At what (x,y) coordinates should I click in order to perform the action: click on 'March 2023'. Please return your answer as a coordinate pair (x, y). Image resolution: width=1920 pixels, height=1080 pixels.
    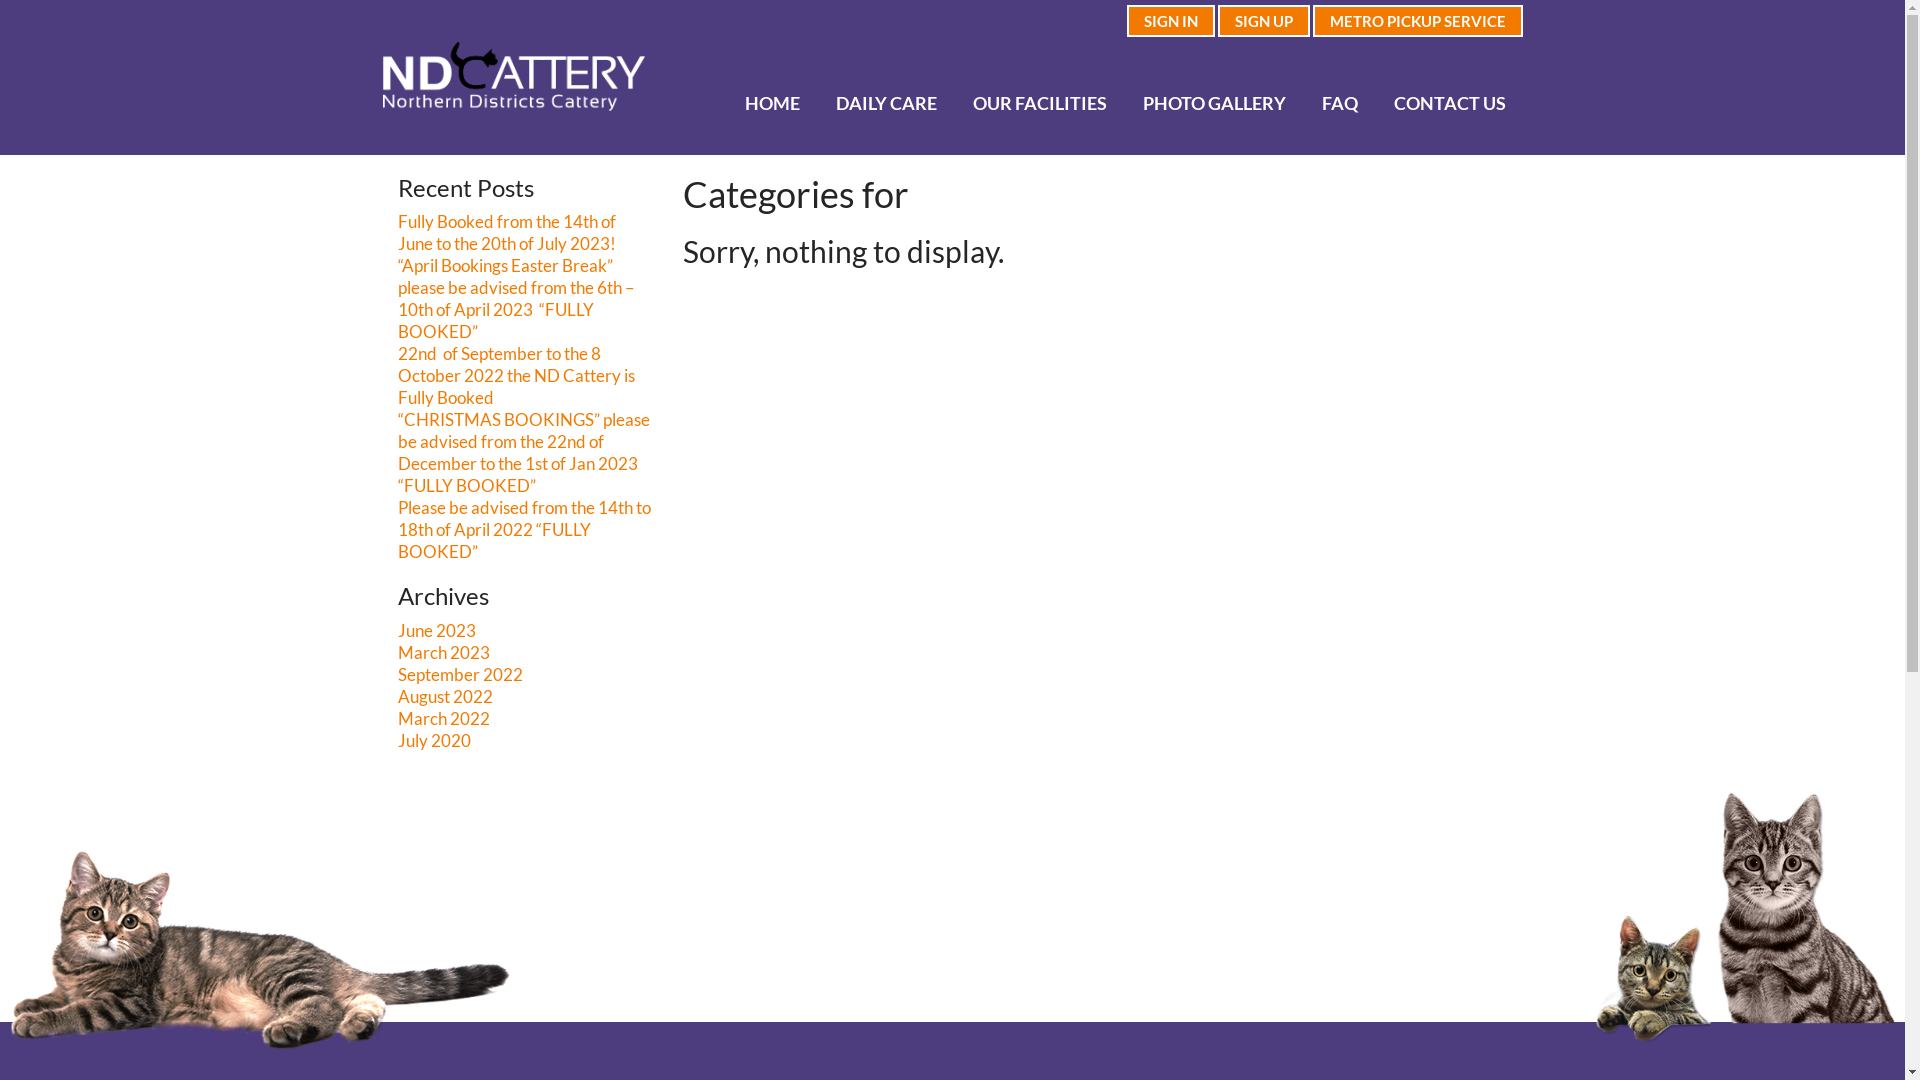
    Looking at the image, I should click on (443, 652).